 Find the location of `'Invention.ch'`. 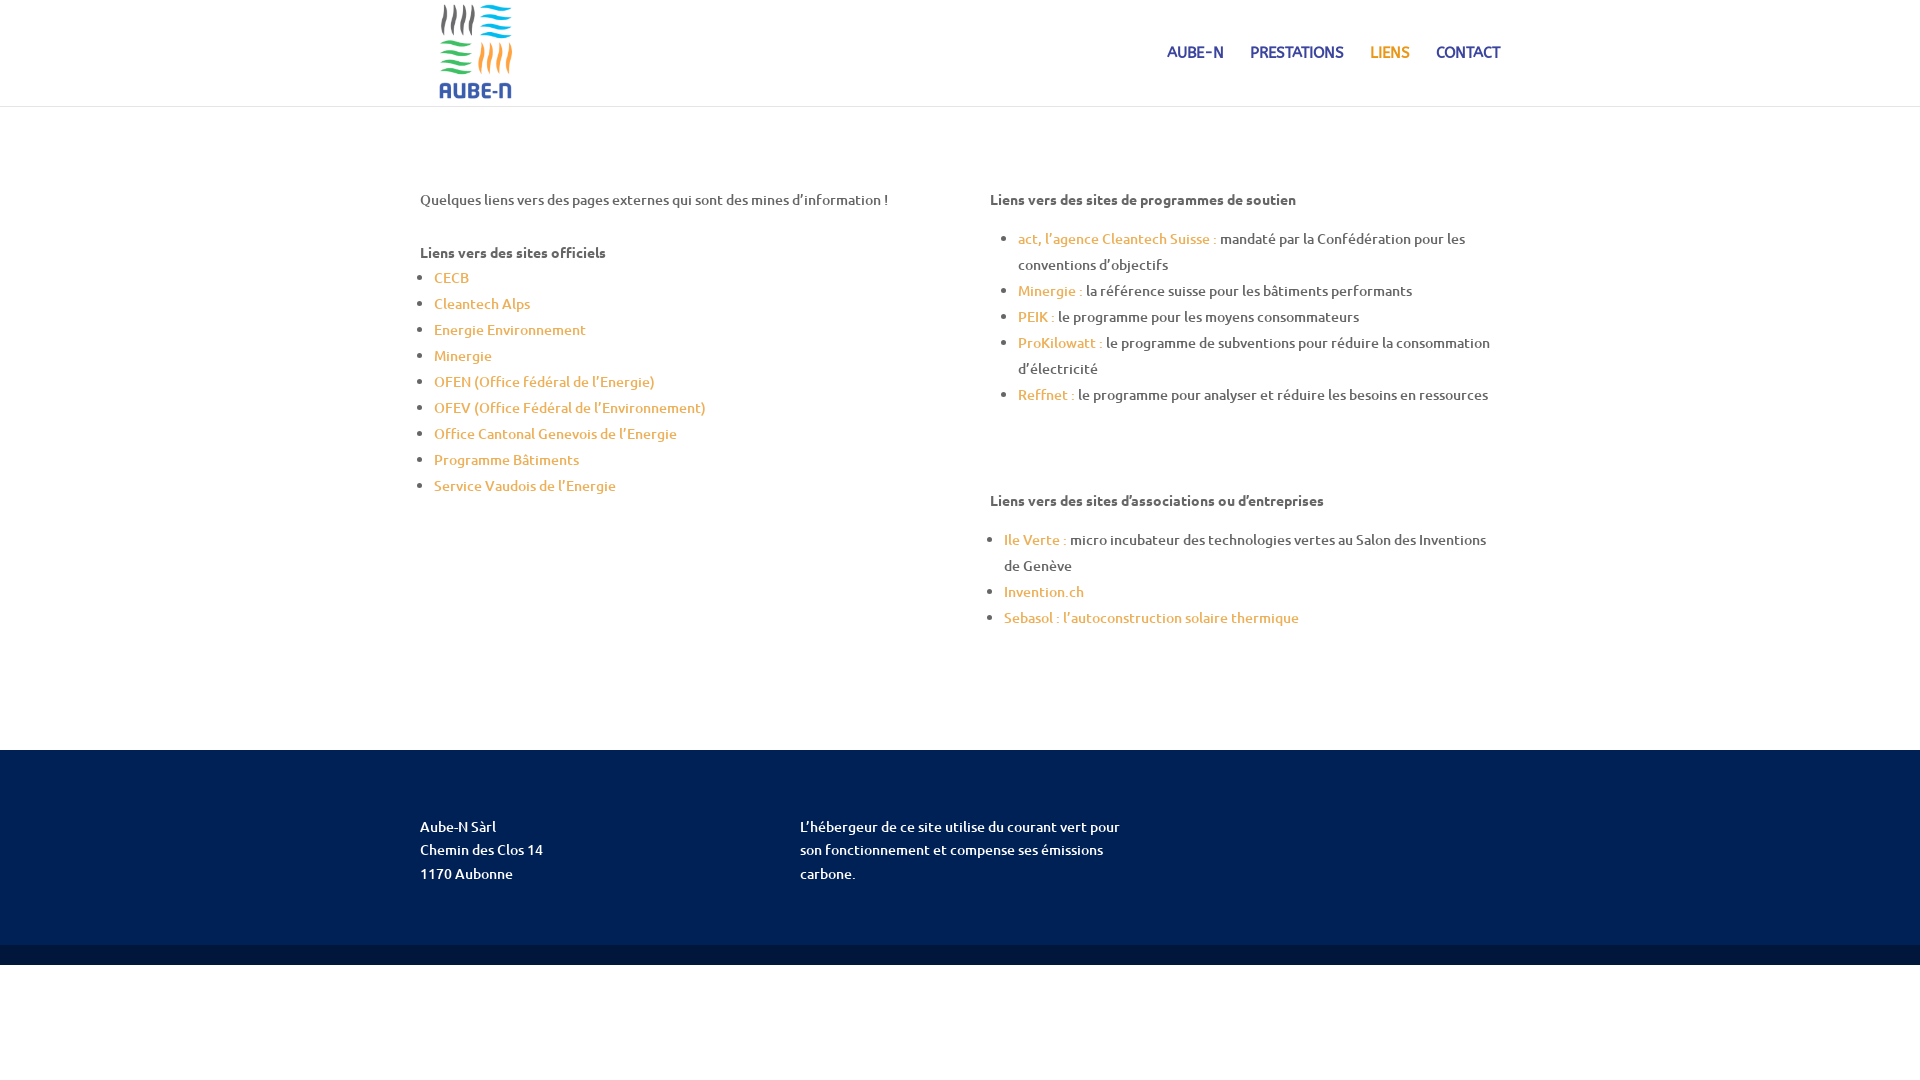

'Invention.ch' is located at coordinates (1042, 590).